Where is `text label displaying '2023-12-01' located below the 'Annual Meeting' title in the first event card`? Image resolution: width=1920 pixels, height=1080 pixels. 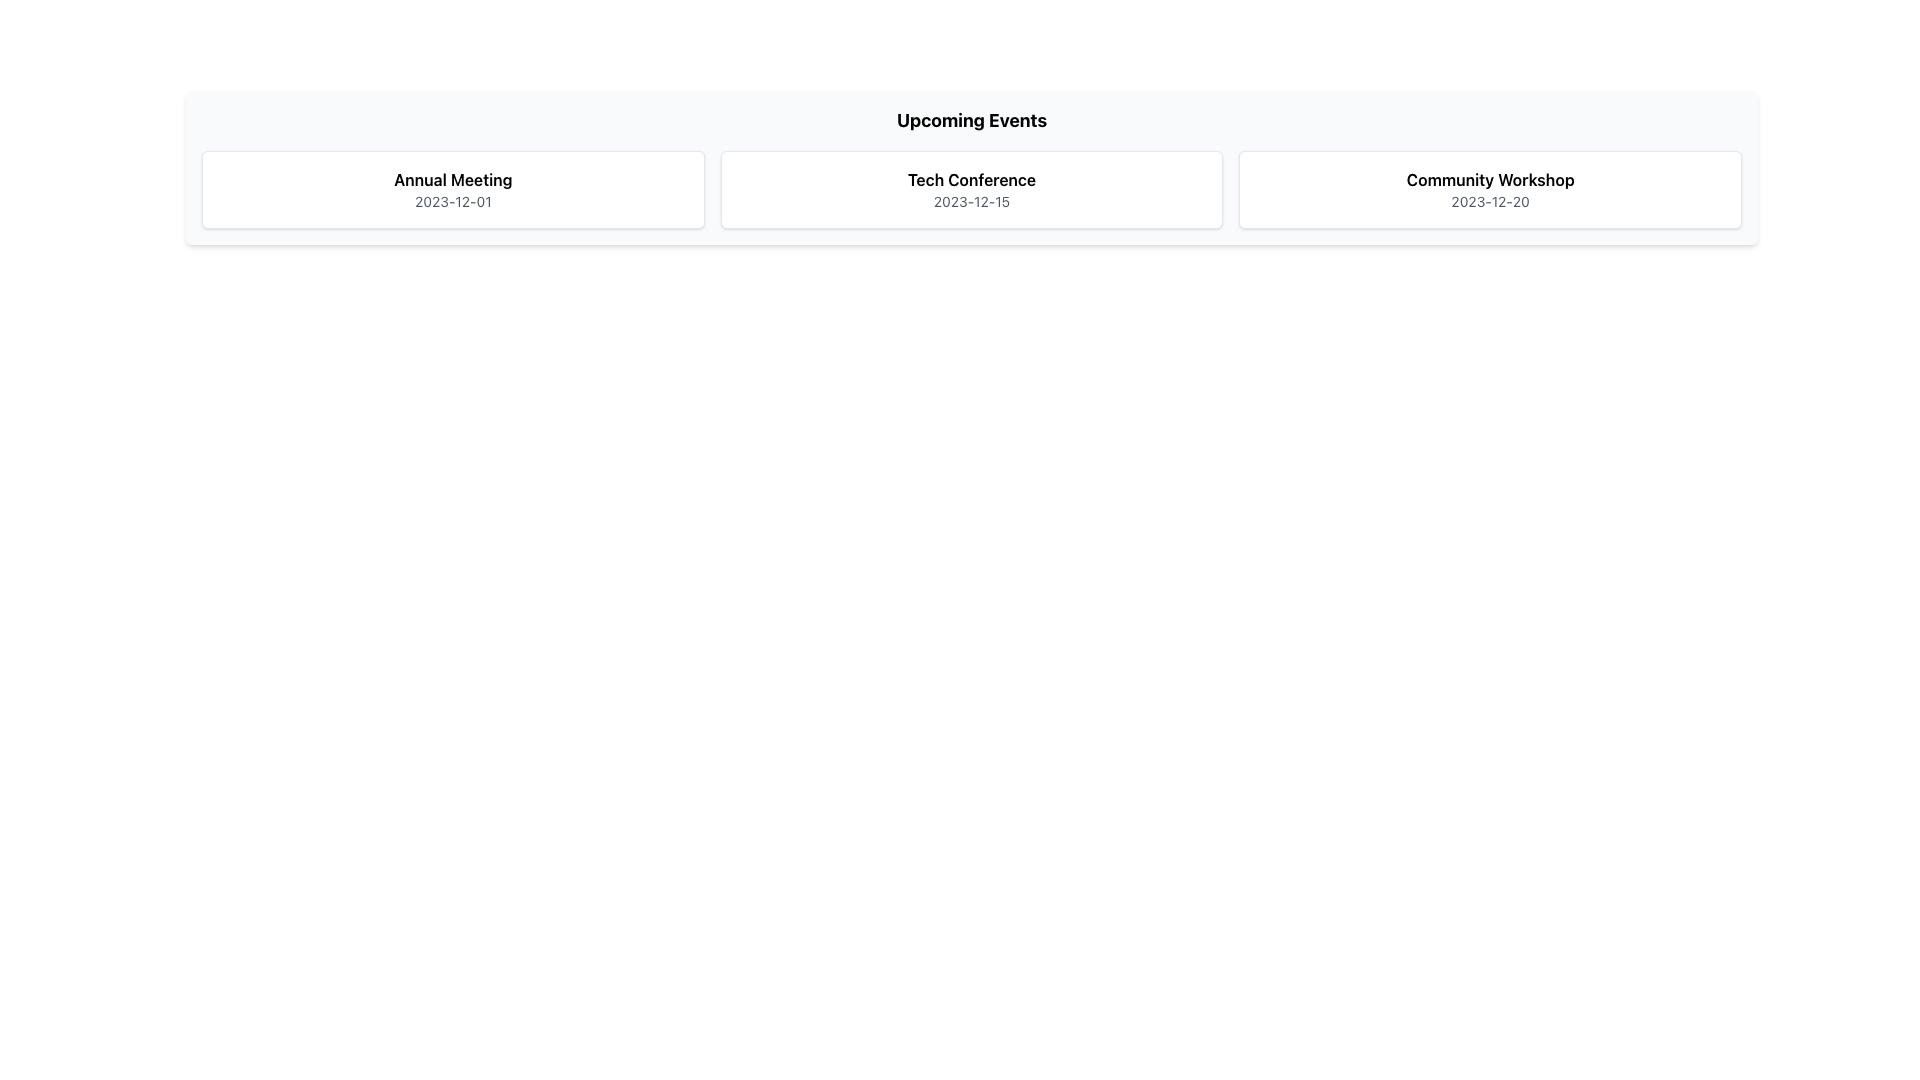
text label displaying '2023-12-01' located below the 'Annual Meeting' title in the first event card is located at coordinates (452, 201).